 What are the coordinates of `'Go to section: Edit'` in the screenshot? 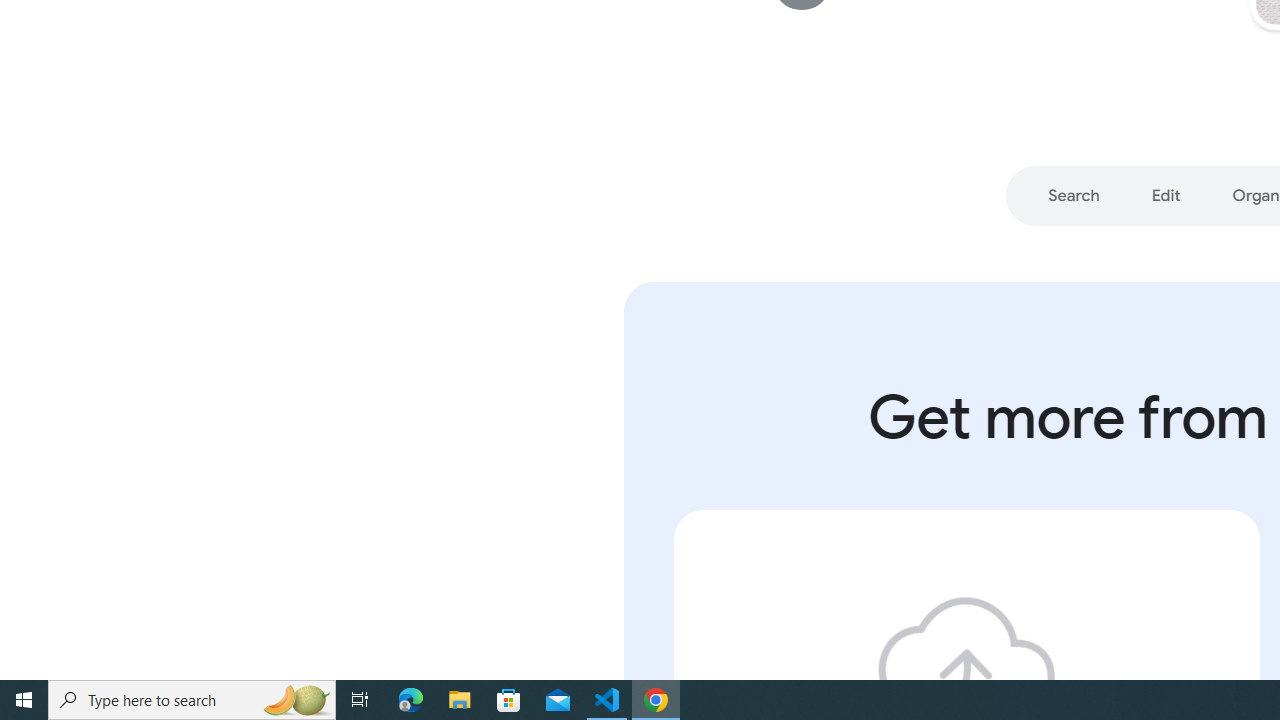 It's located at (1166, 196).